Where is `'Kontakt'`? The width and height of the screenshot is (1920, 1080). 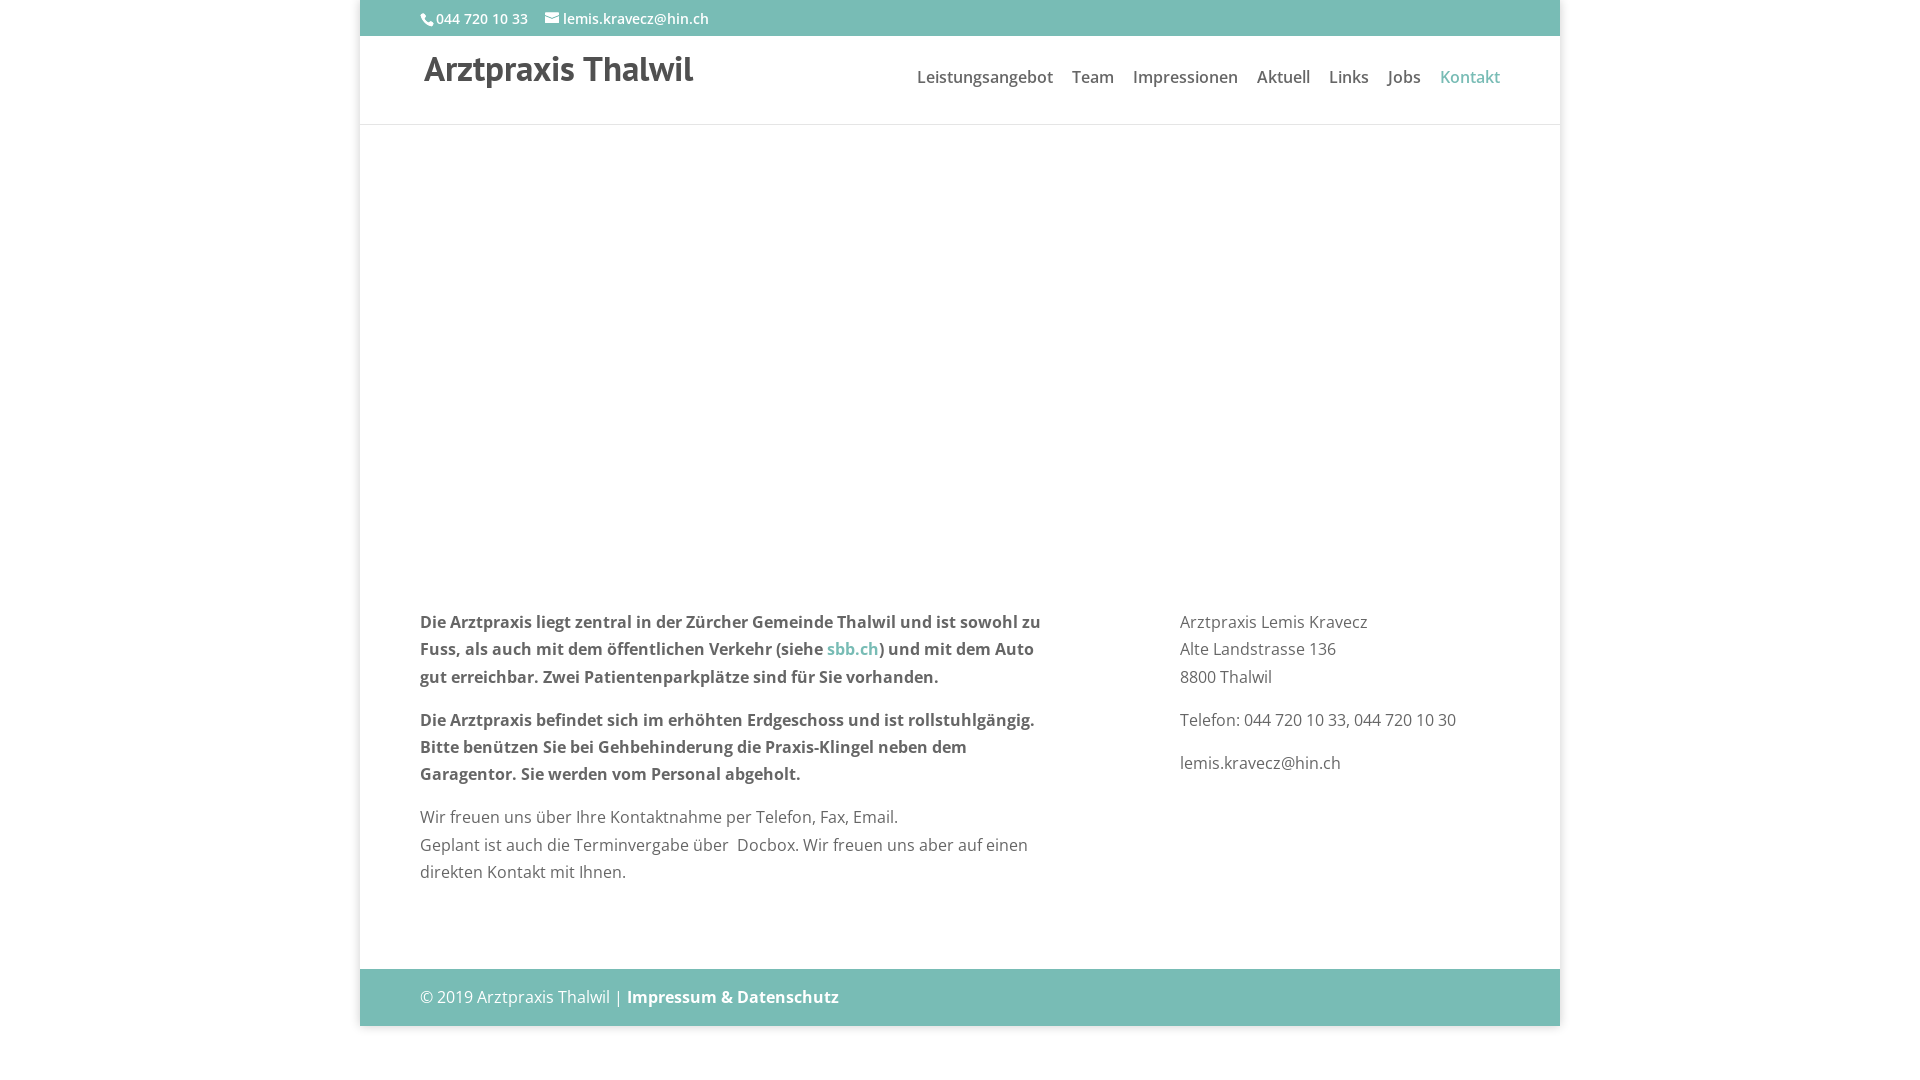 'Kontakt' is located at coordinates (1440, 96).